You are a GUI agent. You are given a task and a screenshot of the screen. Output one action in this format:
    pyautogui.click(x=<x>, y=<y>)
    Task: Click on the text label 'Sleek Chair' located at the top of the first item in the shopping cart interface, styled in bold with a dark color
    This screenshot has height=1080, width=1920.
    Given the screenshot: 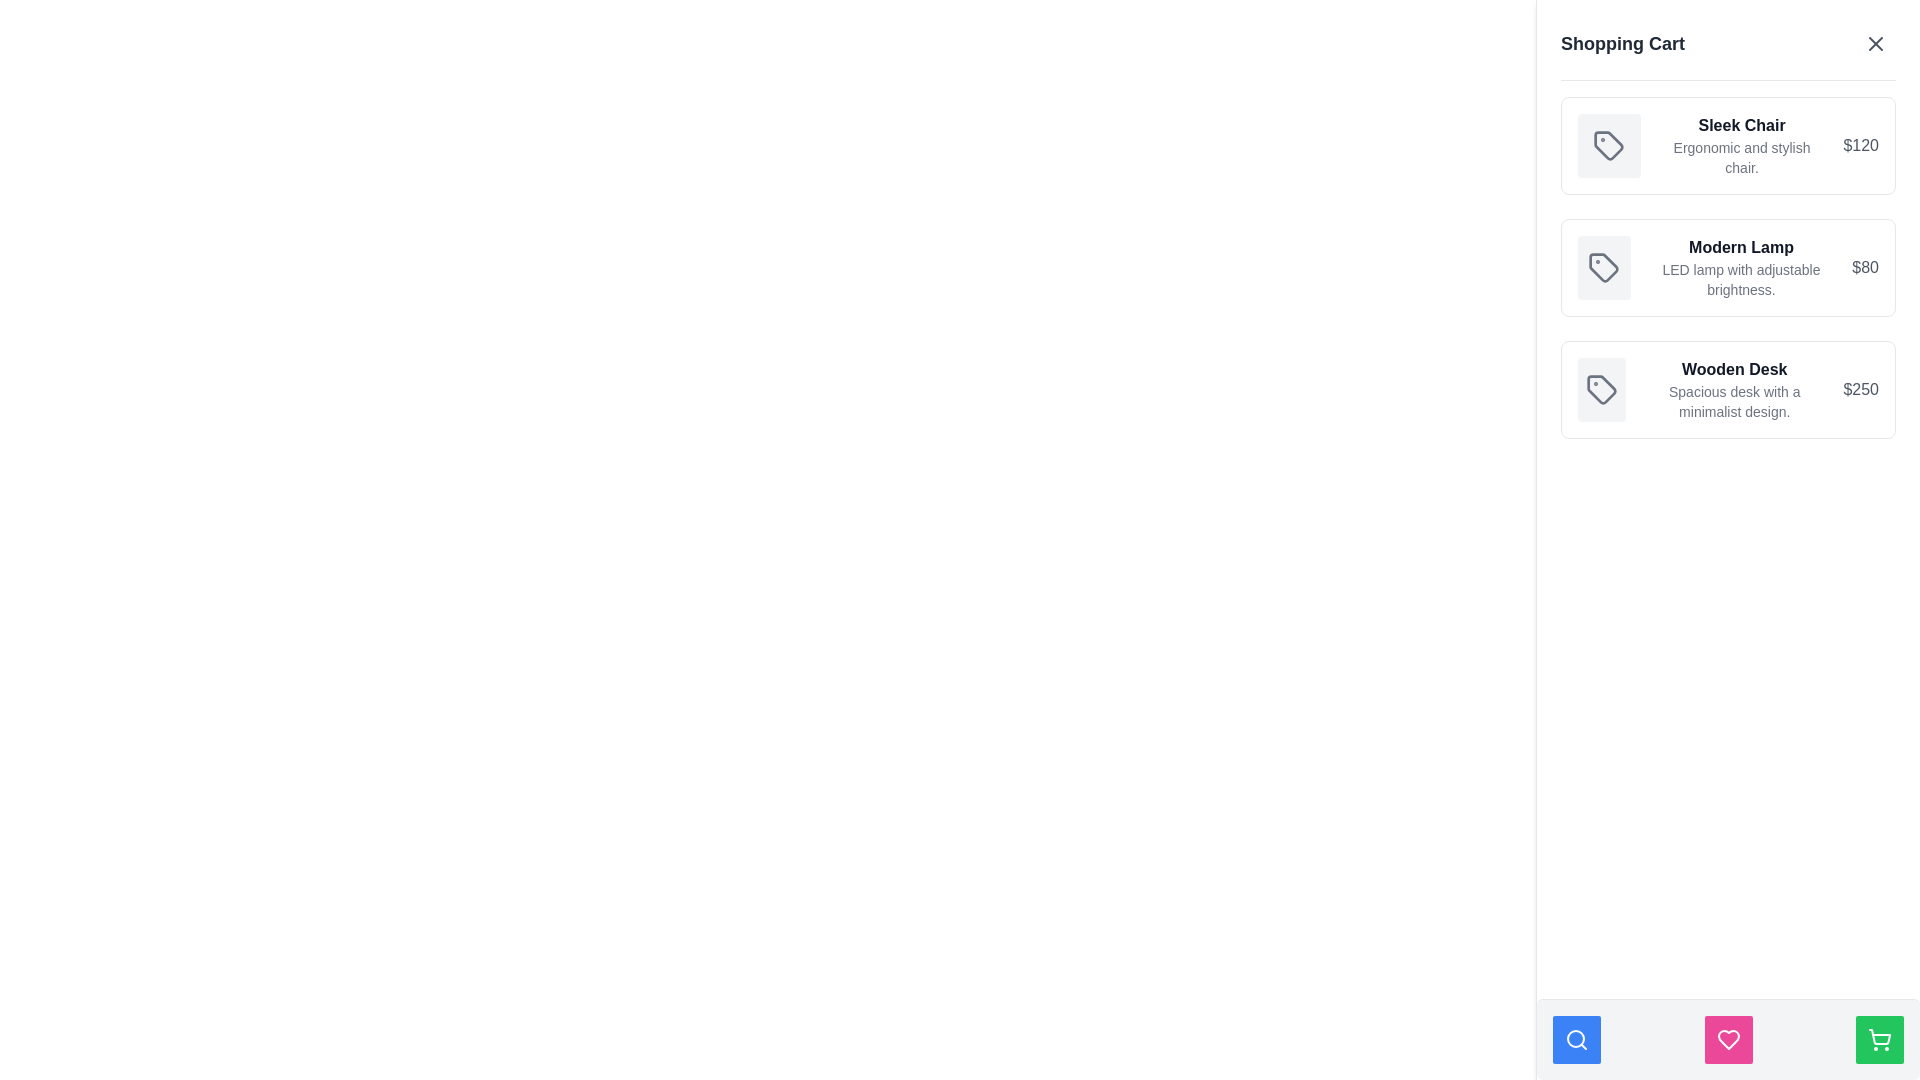 What is the action you would take?
    pyautogui.click(x=1741, y=126)
    